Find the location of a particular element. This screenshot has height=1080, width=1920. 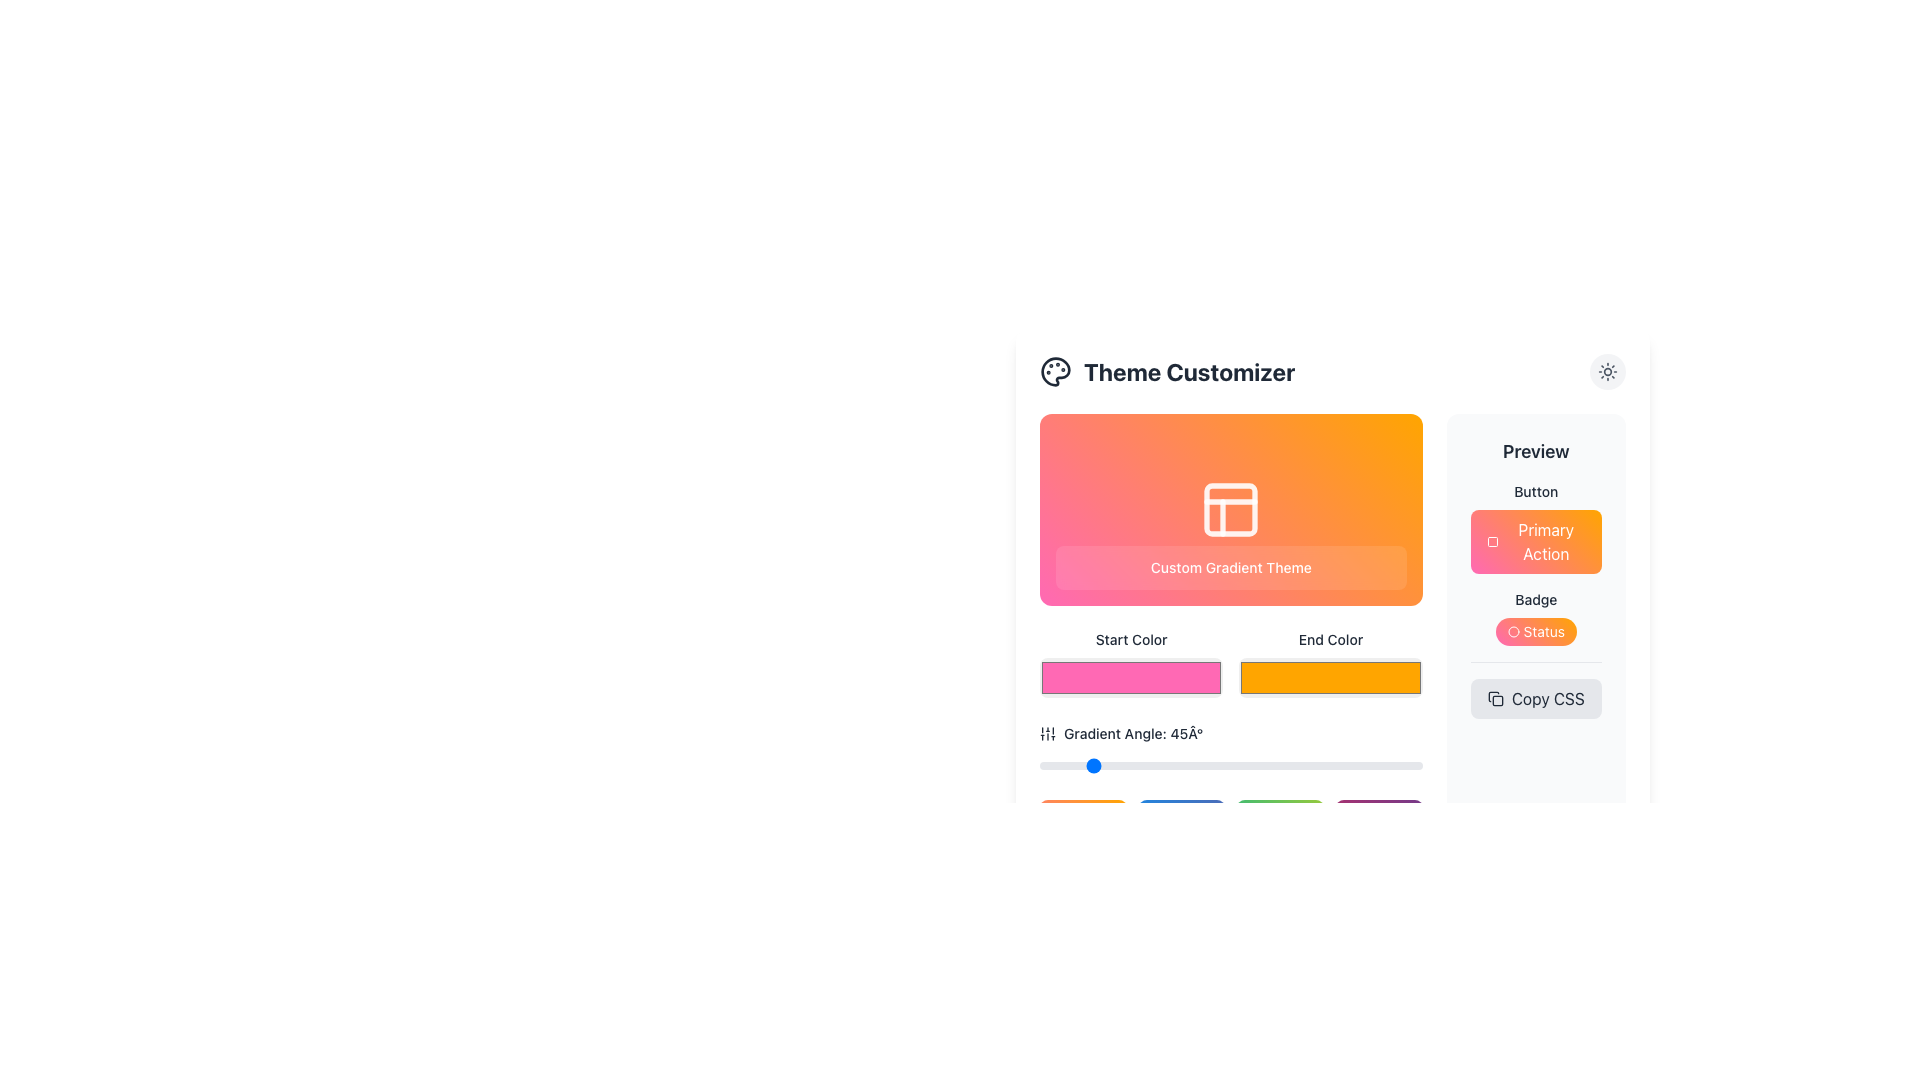

the button located in the 'Preview' section below the 'Status' badge is located at coordinates (1535, 689).